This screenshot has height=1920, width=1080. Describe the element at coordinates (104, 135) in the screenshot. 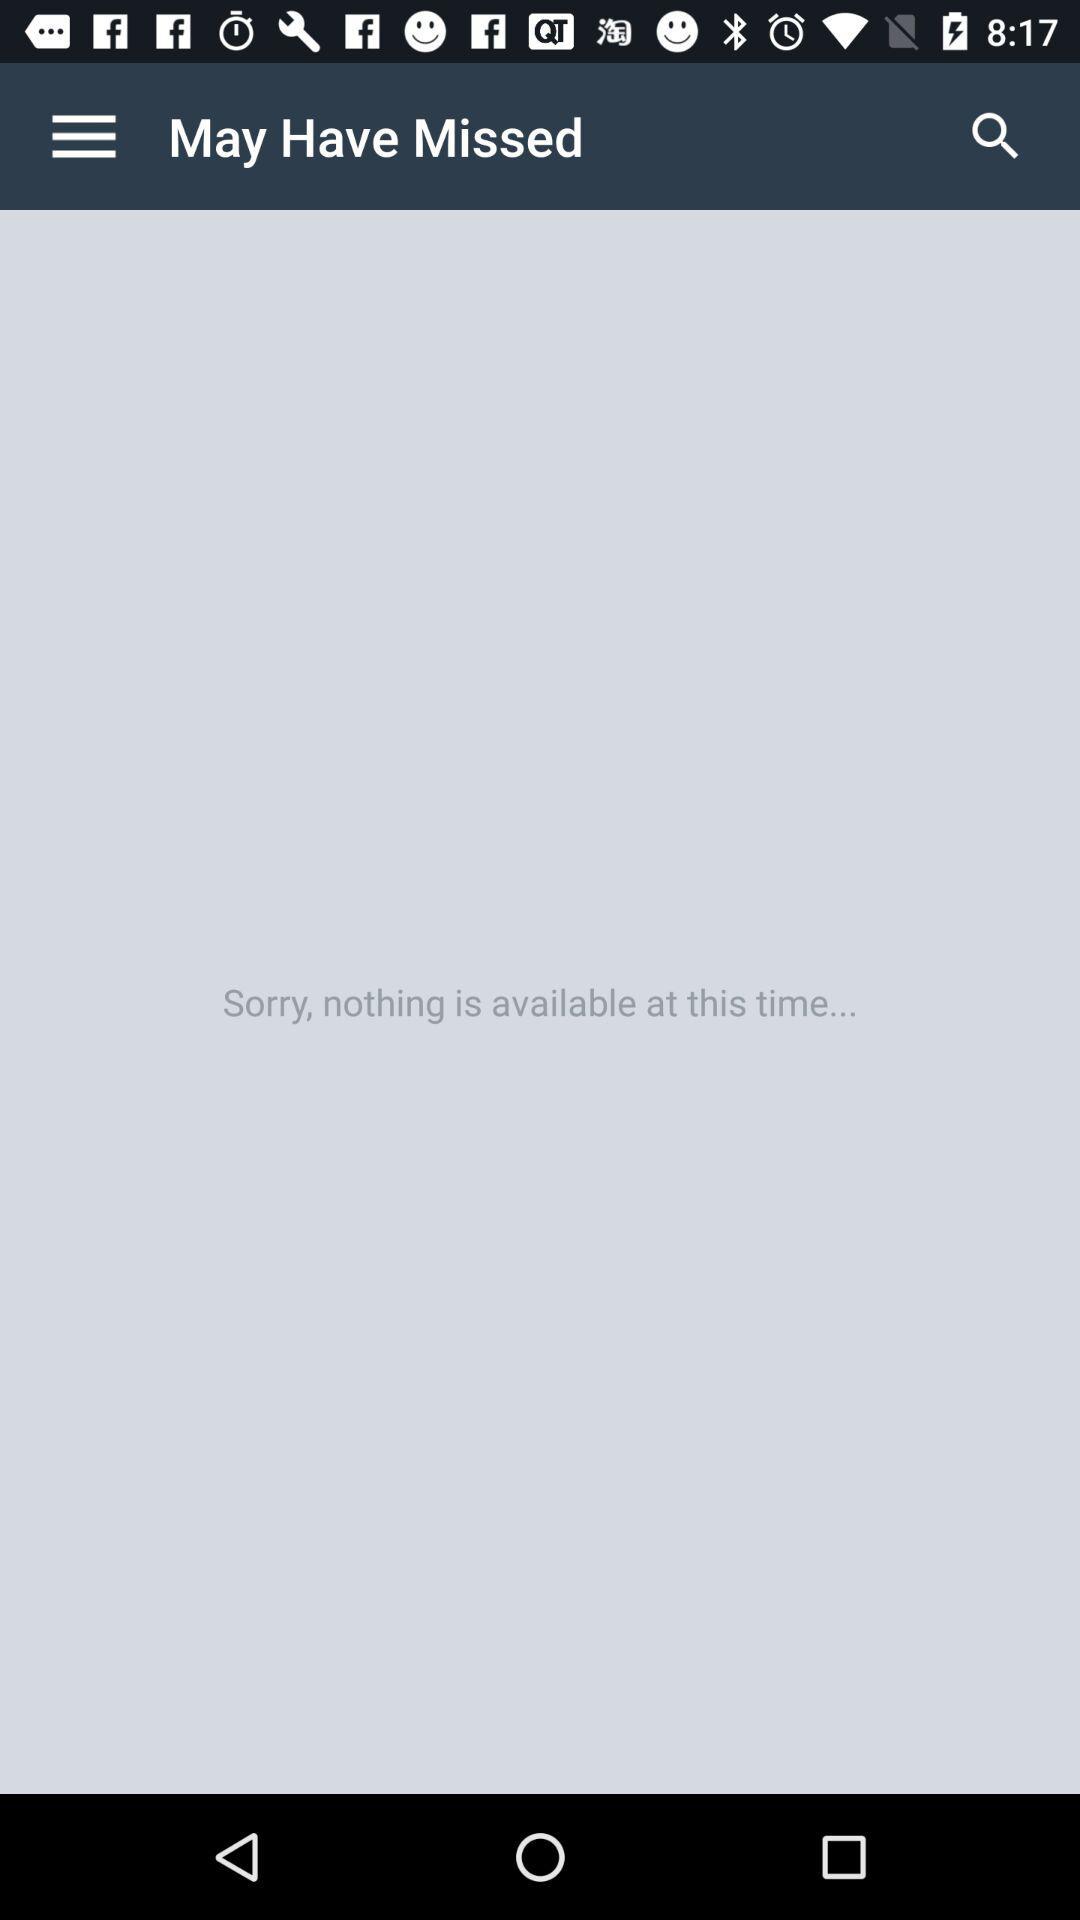

I see `icon next to the may have missed icon` at that location.